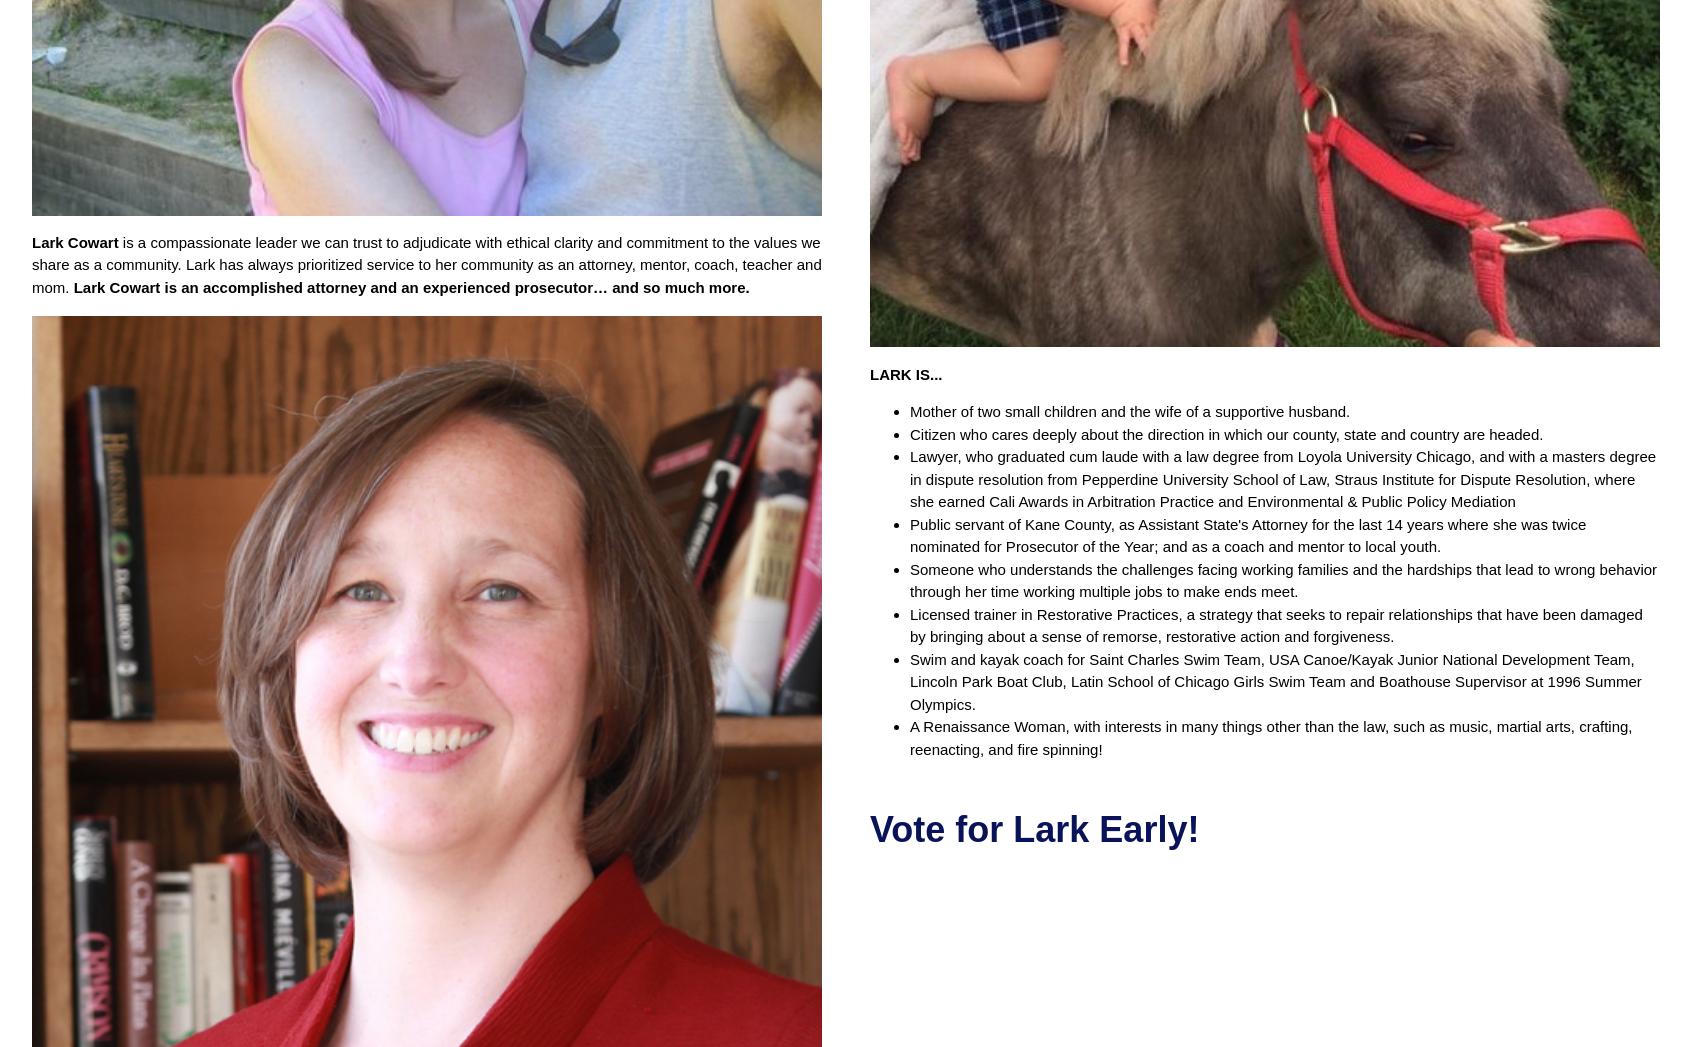  I want to click on 'is a compassionate leader we can trust to adjudicate with ethical clarity and commitment to the values we share as a community. Lark has always prioritized service to her community as an attorney, mentor, coach, teacher and mom.', so click(425, 263).